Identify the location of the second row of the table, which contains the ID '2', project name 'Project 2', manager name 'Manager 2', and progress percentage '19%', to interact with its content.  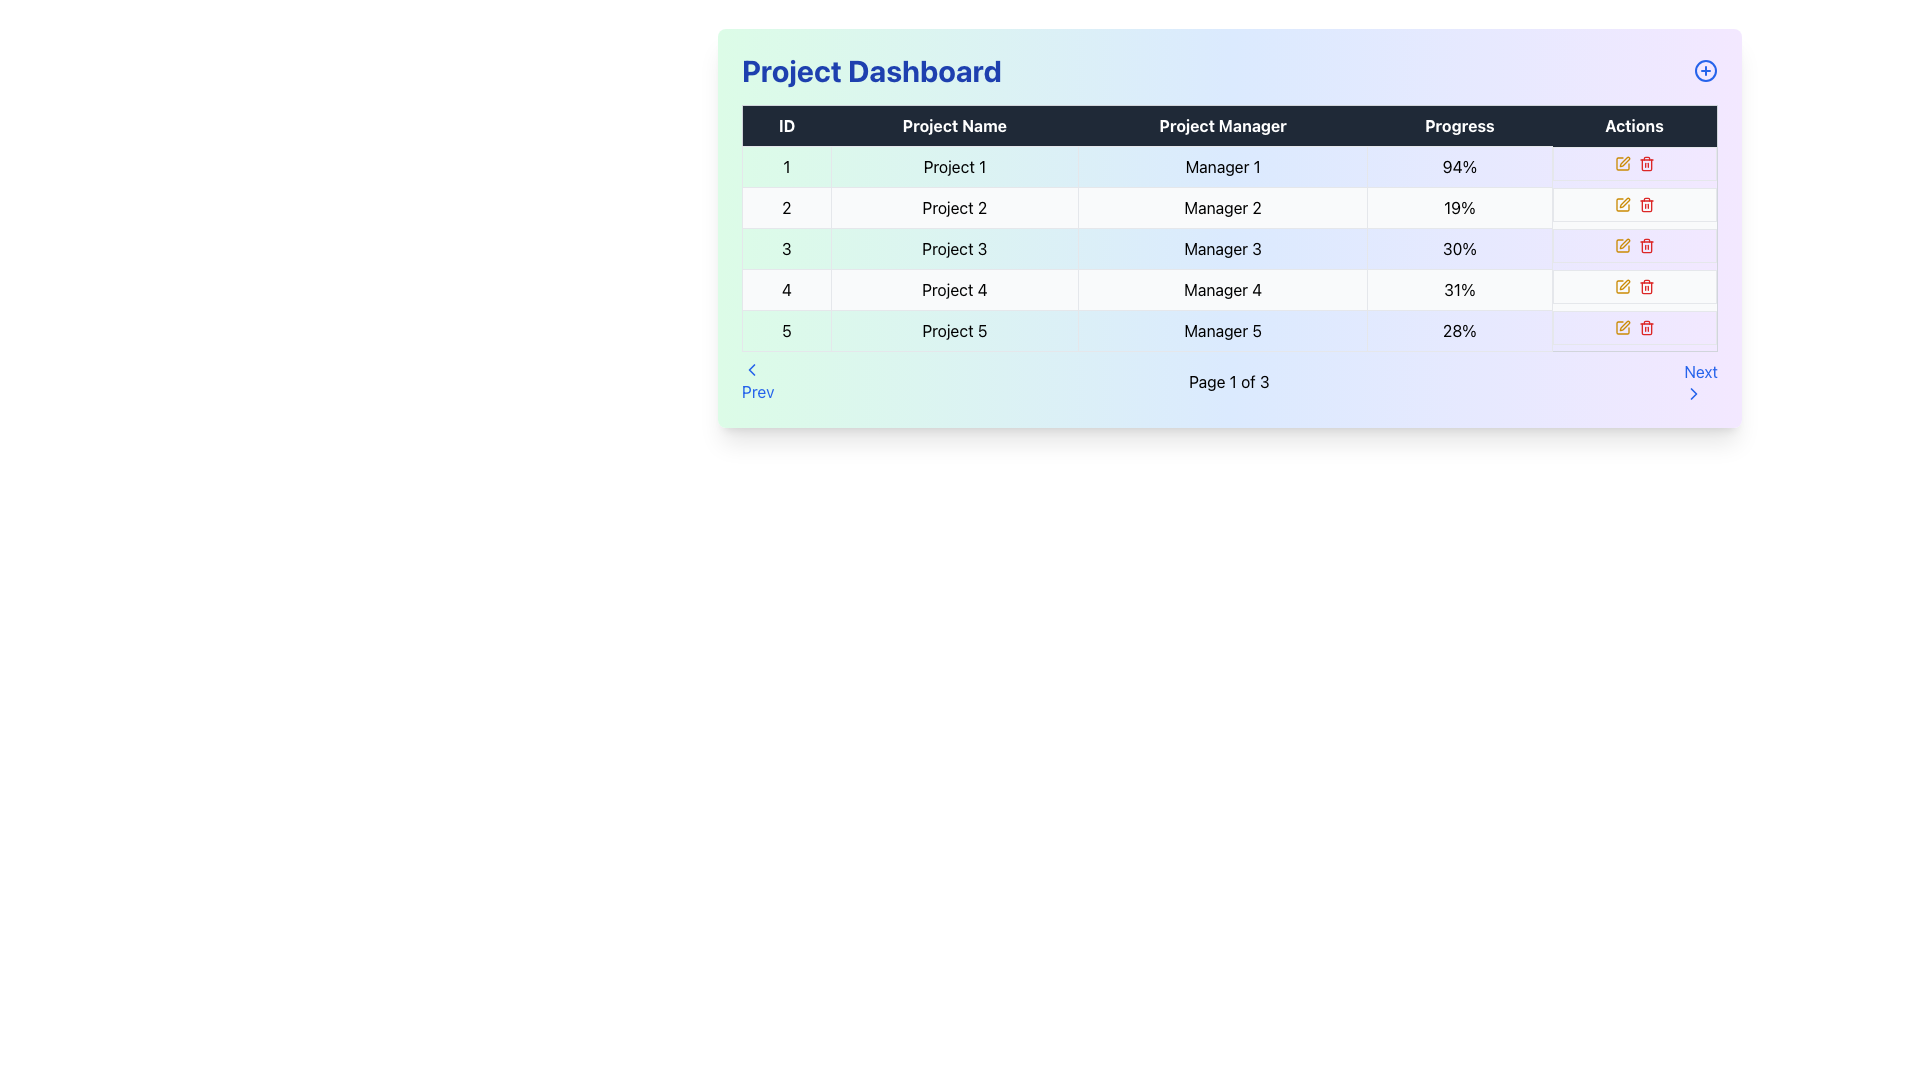
(1228, 208).